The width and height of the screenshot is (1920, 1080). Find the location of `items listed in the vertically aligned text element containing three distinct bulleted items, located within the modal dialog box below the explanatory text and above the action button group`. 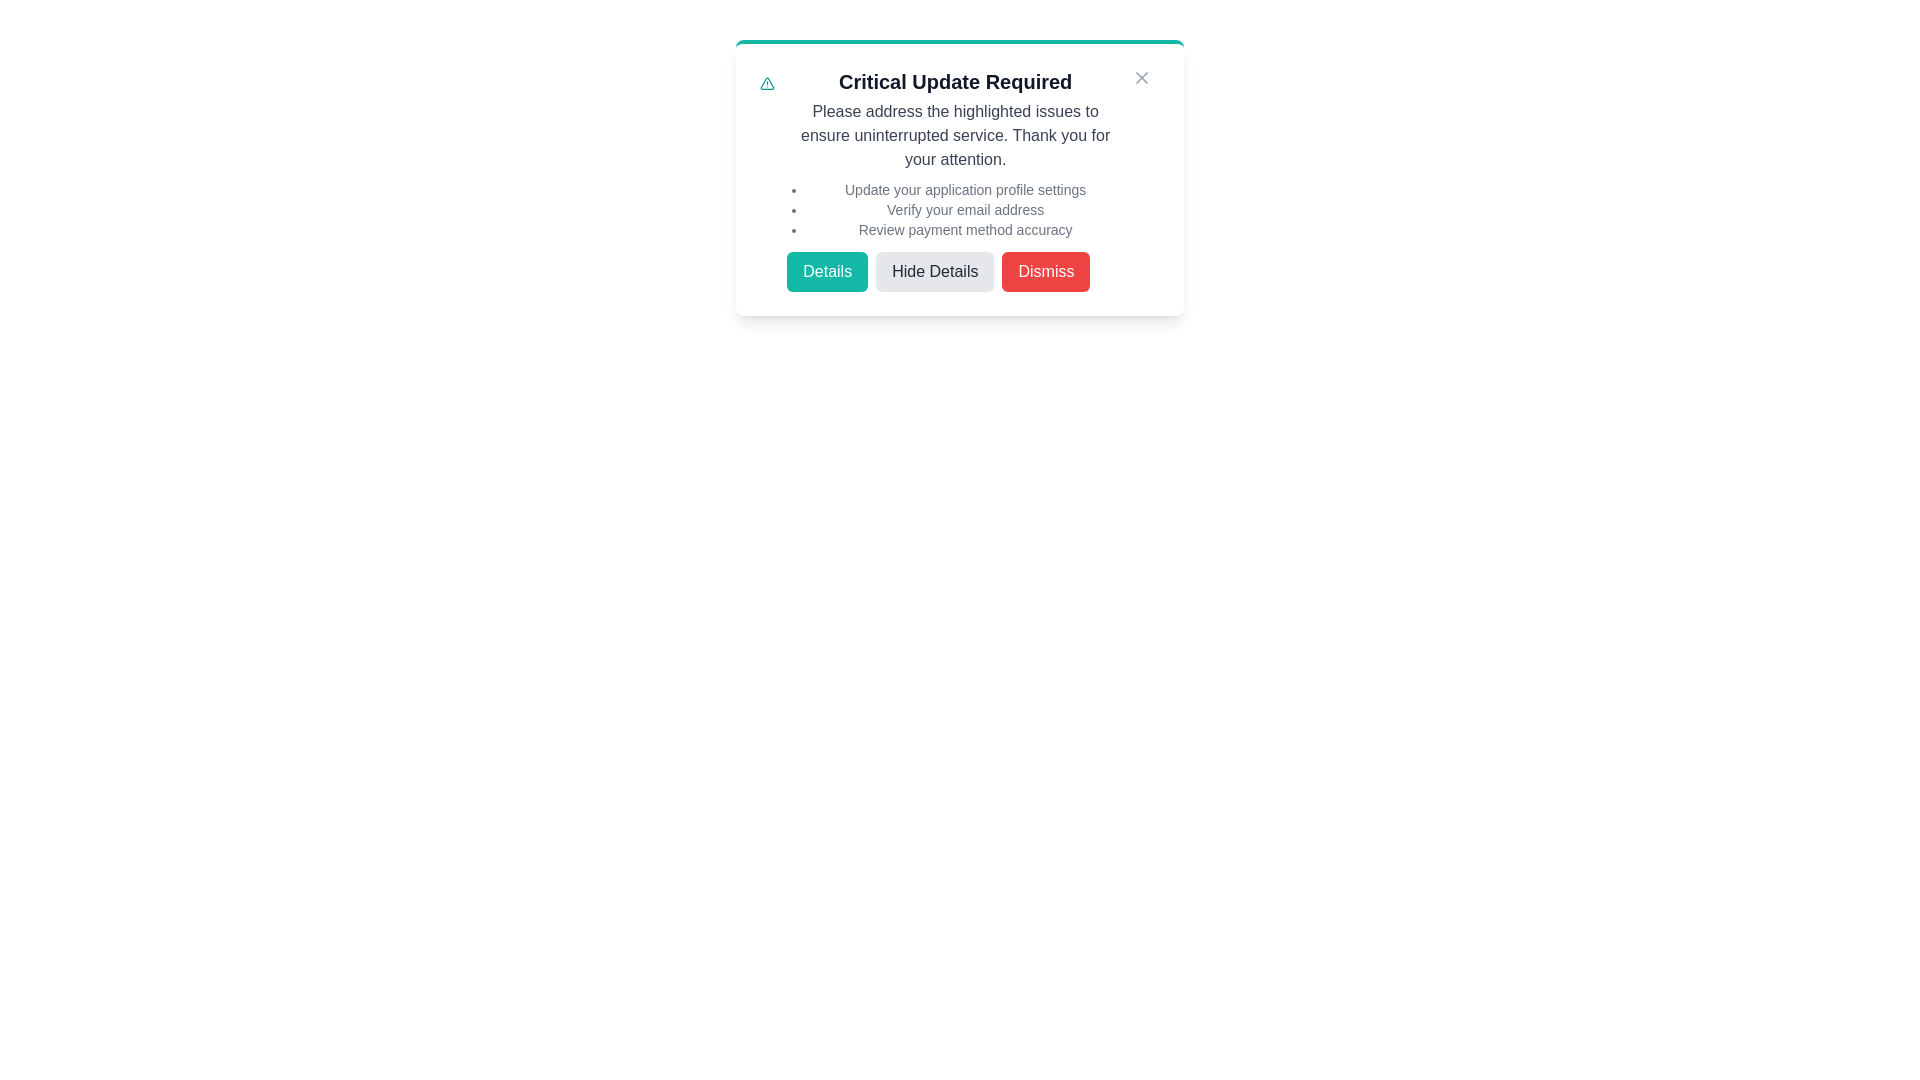

items listed in the vertically aligned text element containing three distinct bulleted items, located within the modal dialog box below the explanatory text and above the action button group is located at coordinates (954, 209).